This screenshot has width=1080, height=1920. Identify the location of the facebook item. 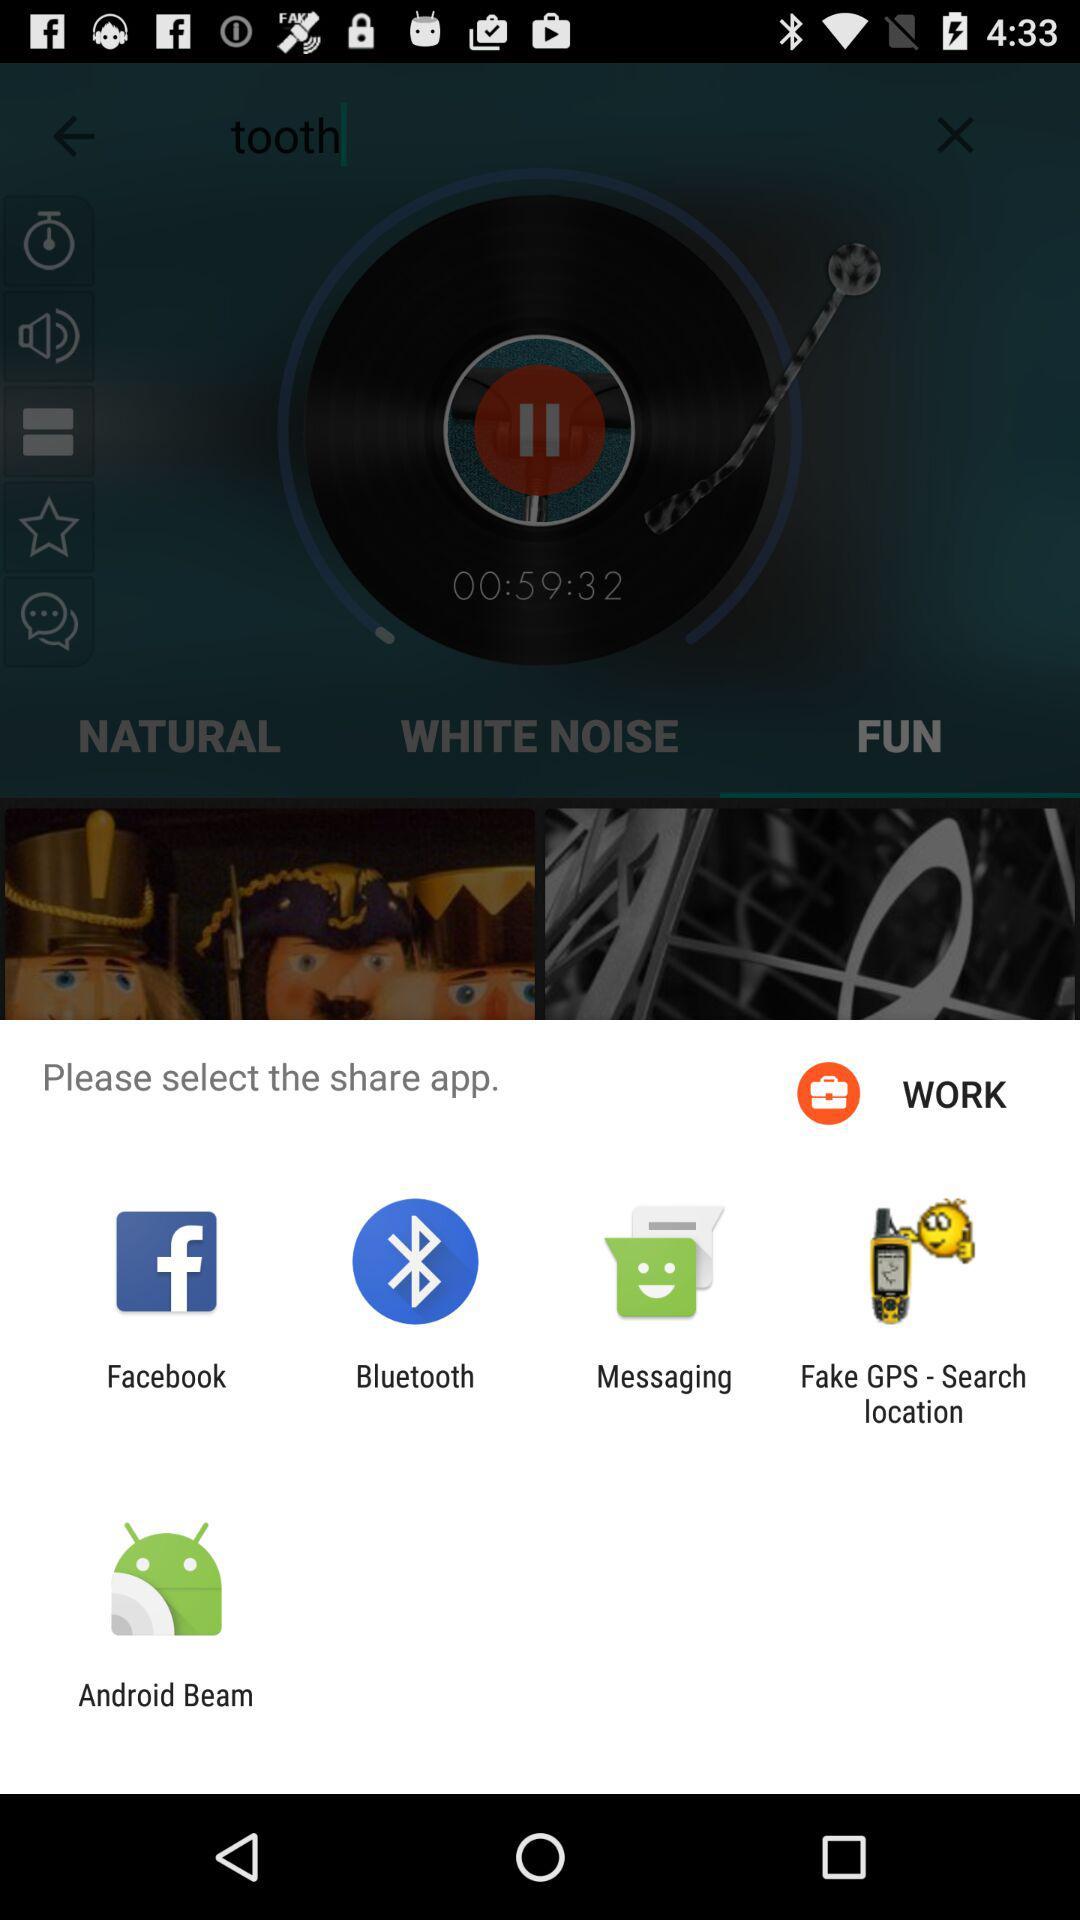
(165, 1392).